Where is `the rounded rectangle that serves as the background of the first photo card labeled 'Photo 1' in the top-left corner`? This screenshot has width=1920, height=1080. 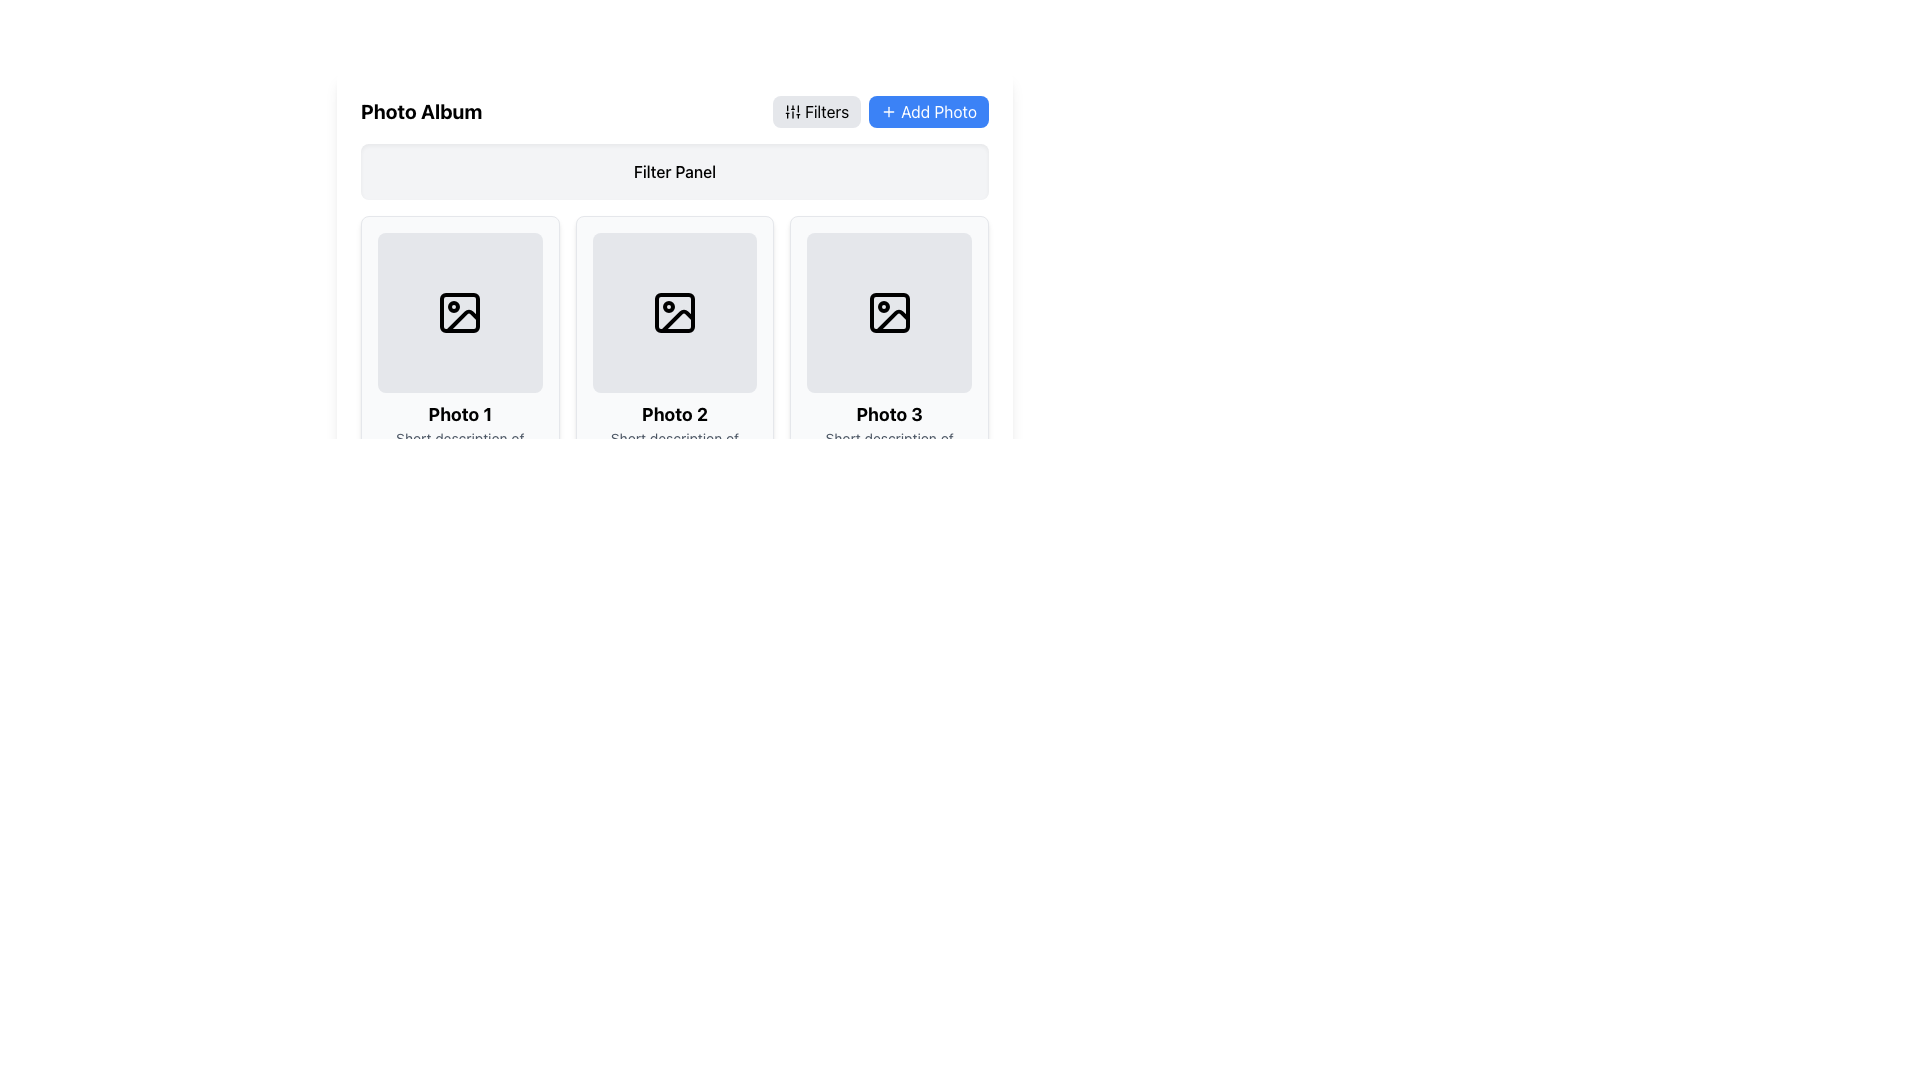
the rounded rectangle that serves as the background of the first photo card labeled 'Photo 1' in the top-left corner is located at coordinates (459, 312).